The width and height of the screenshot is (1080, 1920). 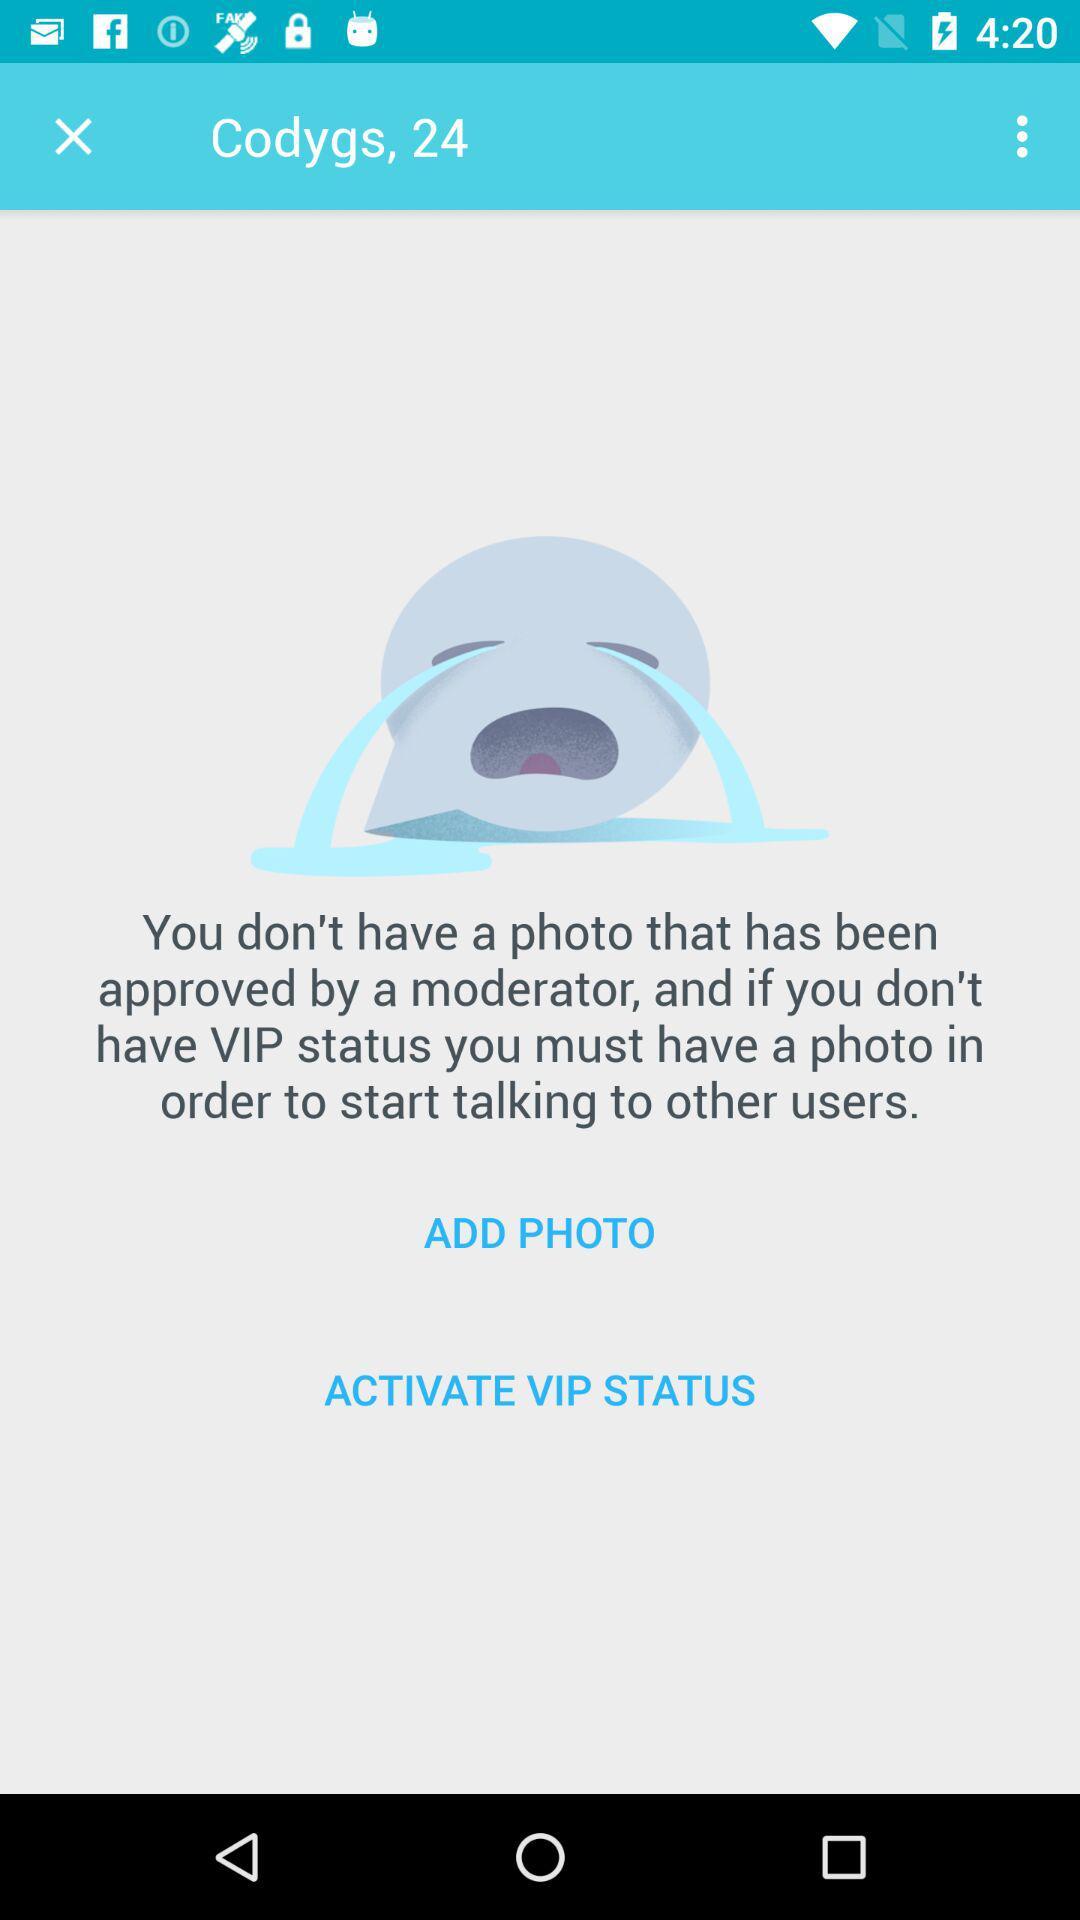 What do you see at coordinates (338, 135) in the screenshot?
I see `codygs, 24` at bounding box center [338, 135].